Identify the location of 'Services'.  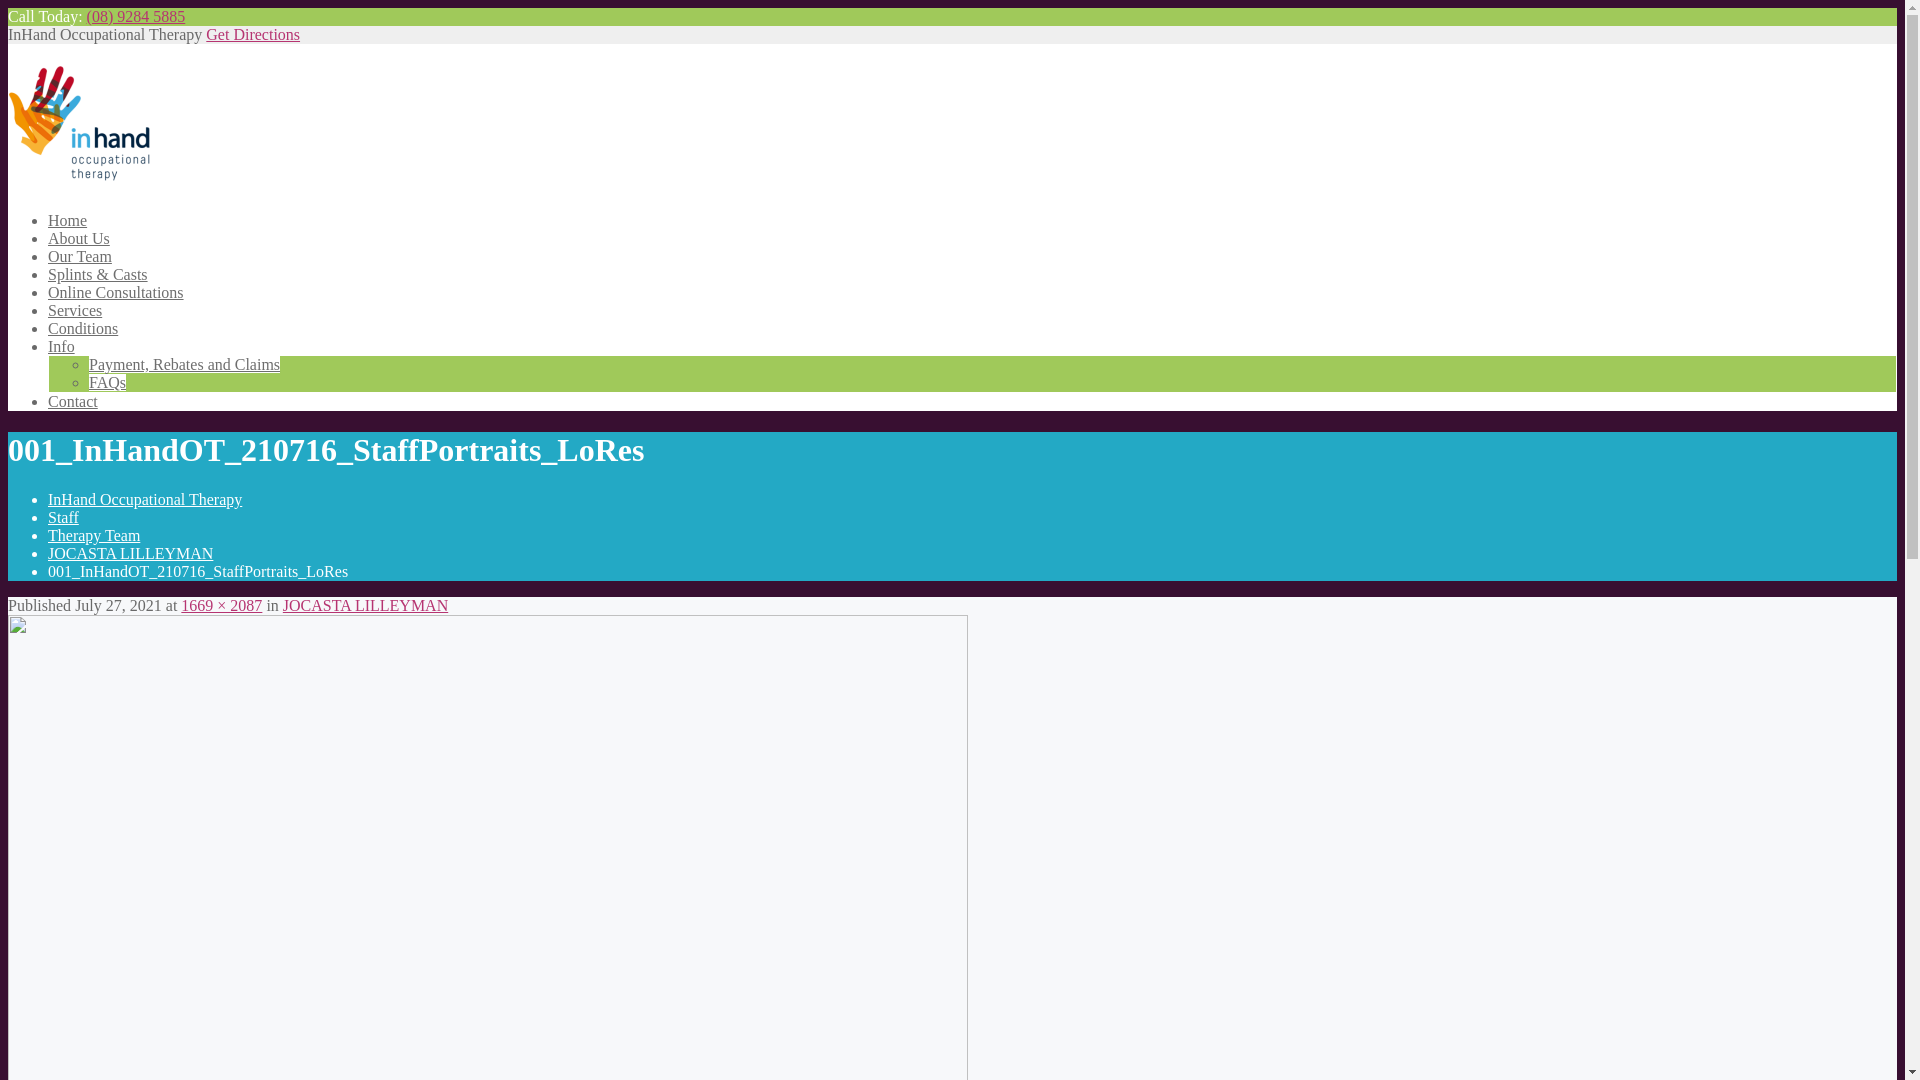
(75, 310).